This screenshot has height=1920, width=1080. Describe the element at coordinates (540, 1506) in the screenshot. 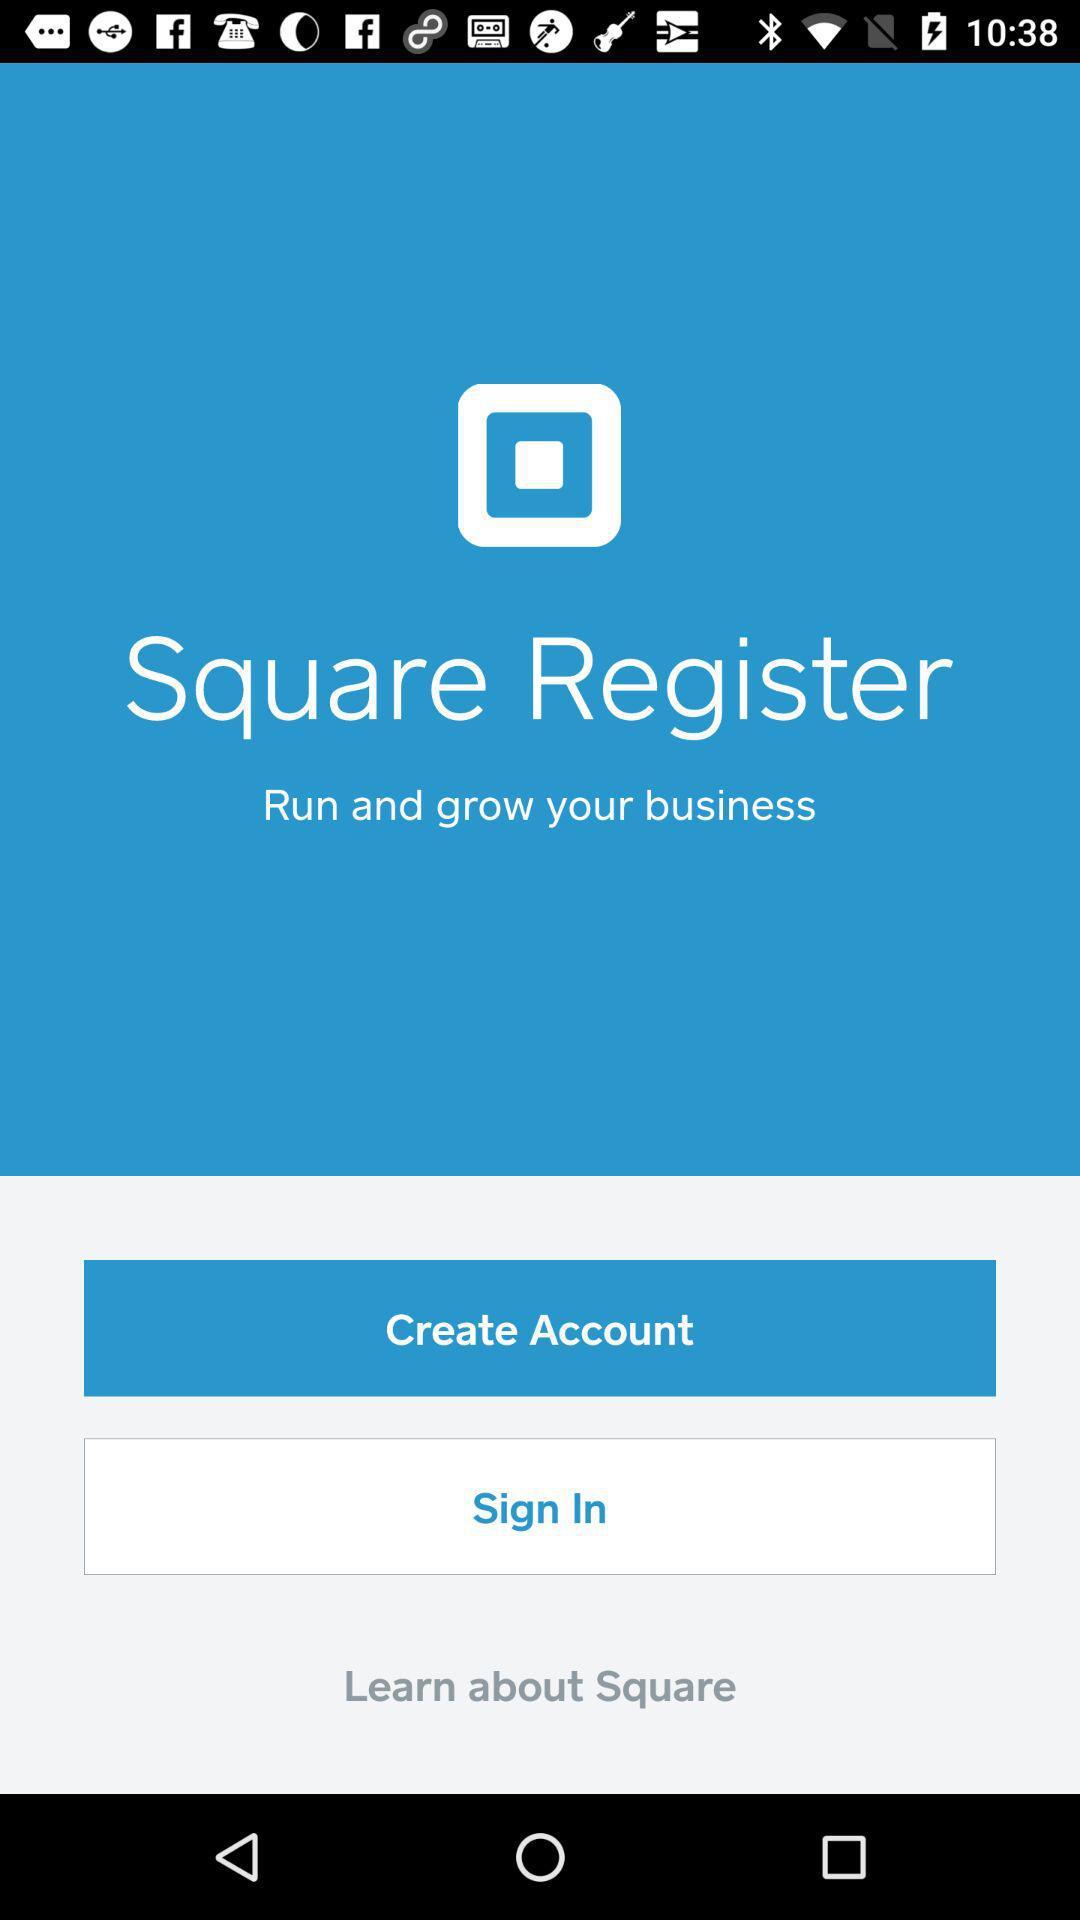

I see `sign in` at that location.